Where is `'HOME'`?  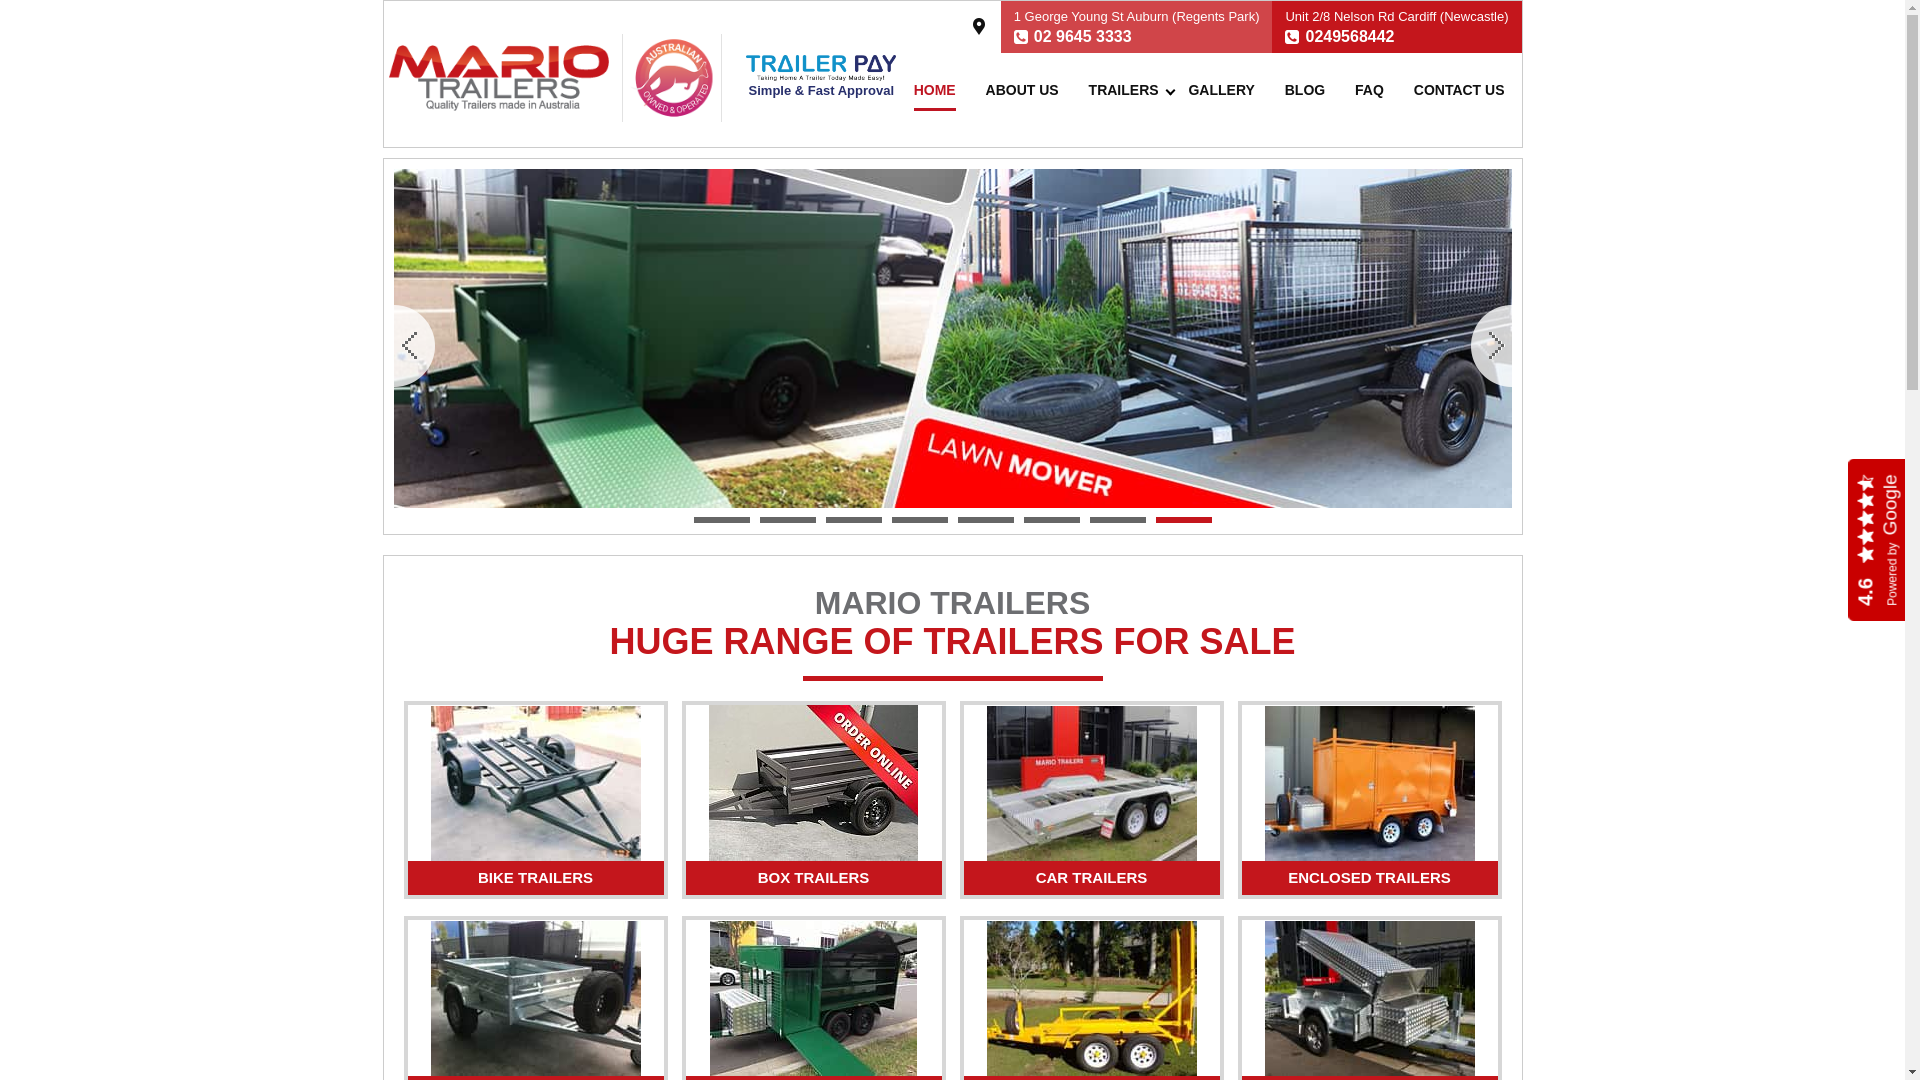 'HOME' is located at coordinates (912, 88).